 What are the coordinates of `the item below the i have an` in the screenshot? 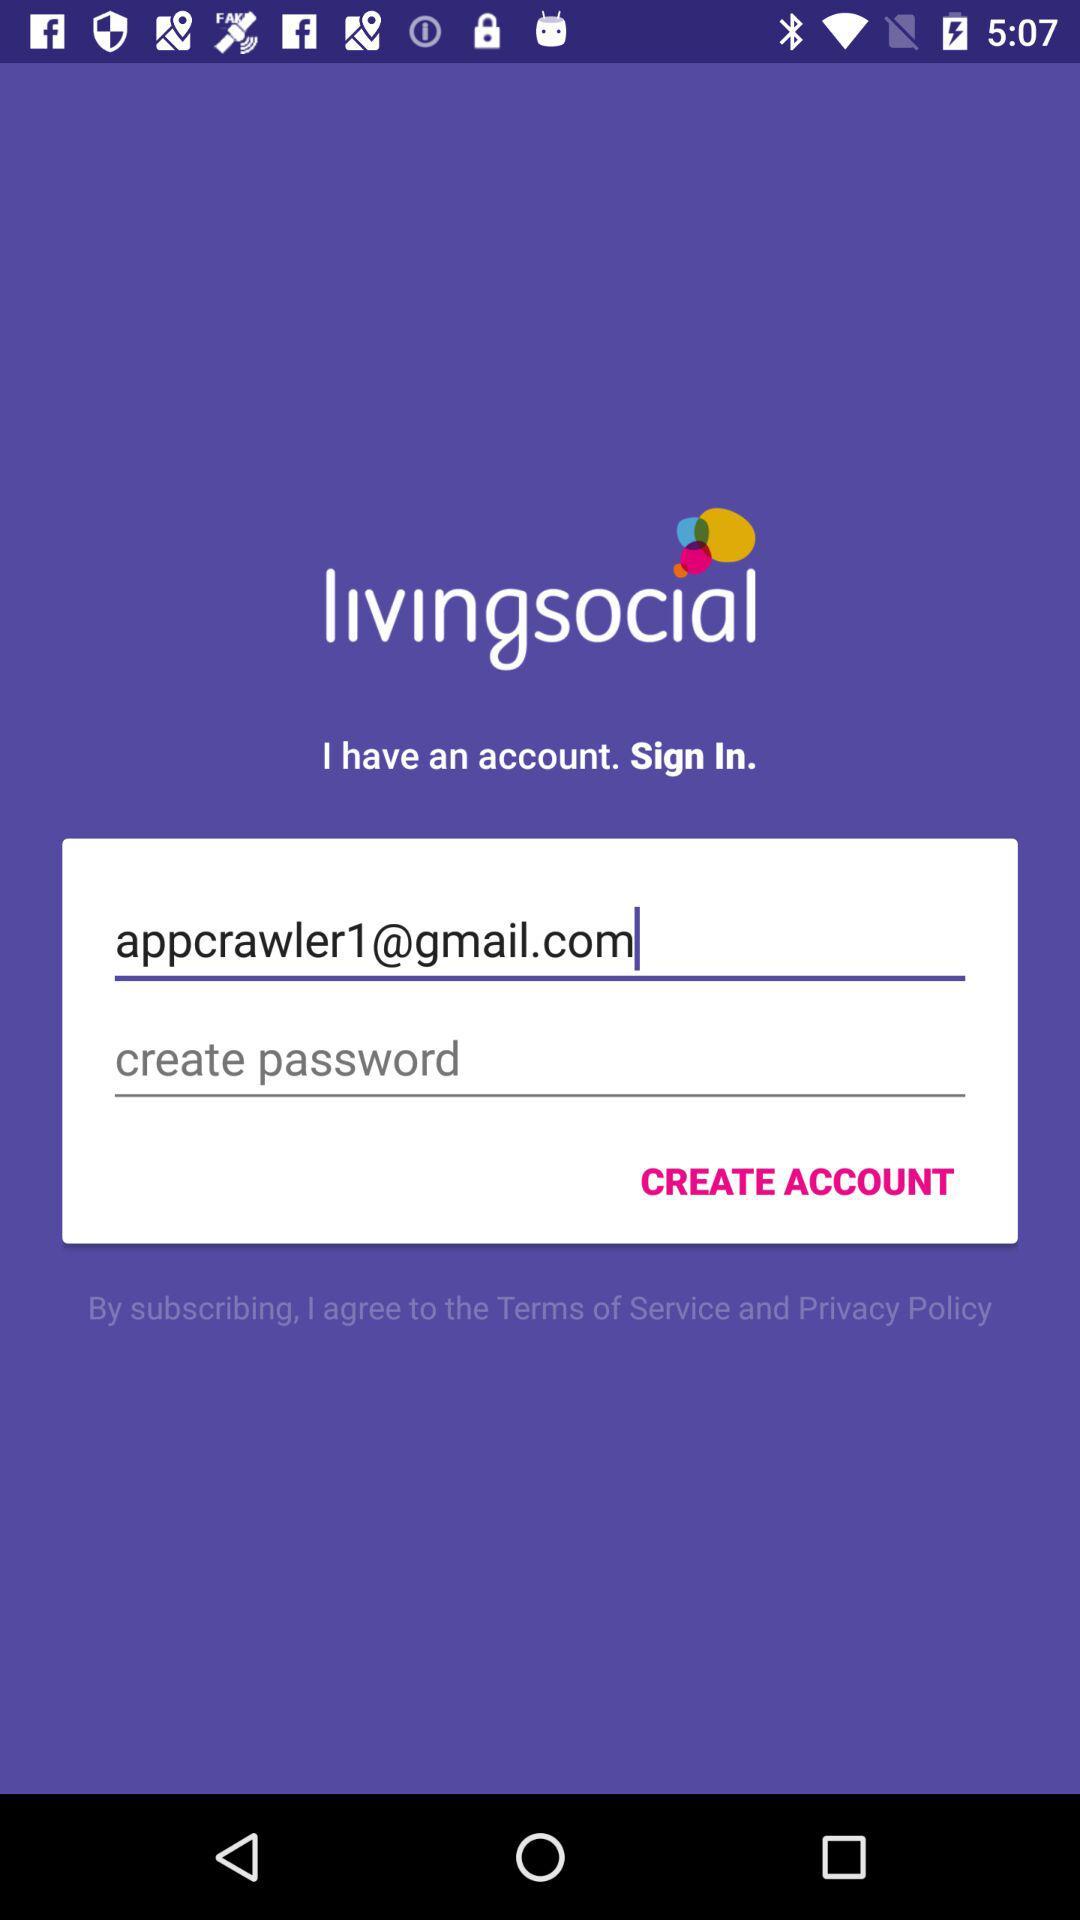 It's located at (540, 938).